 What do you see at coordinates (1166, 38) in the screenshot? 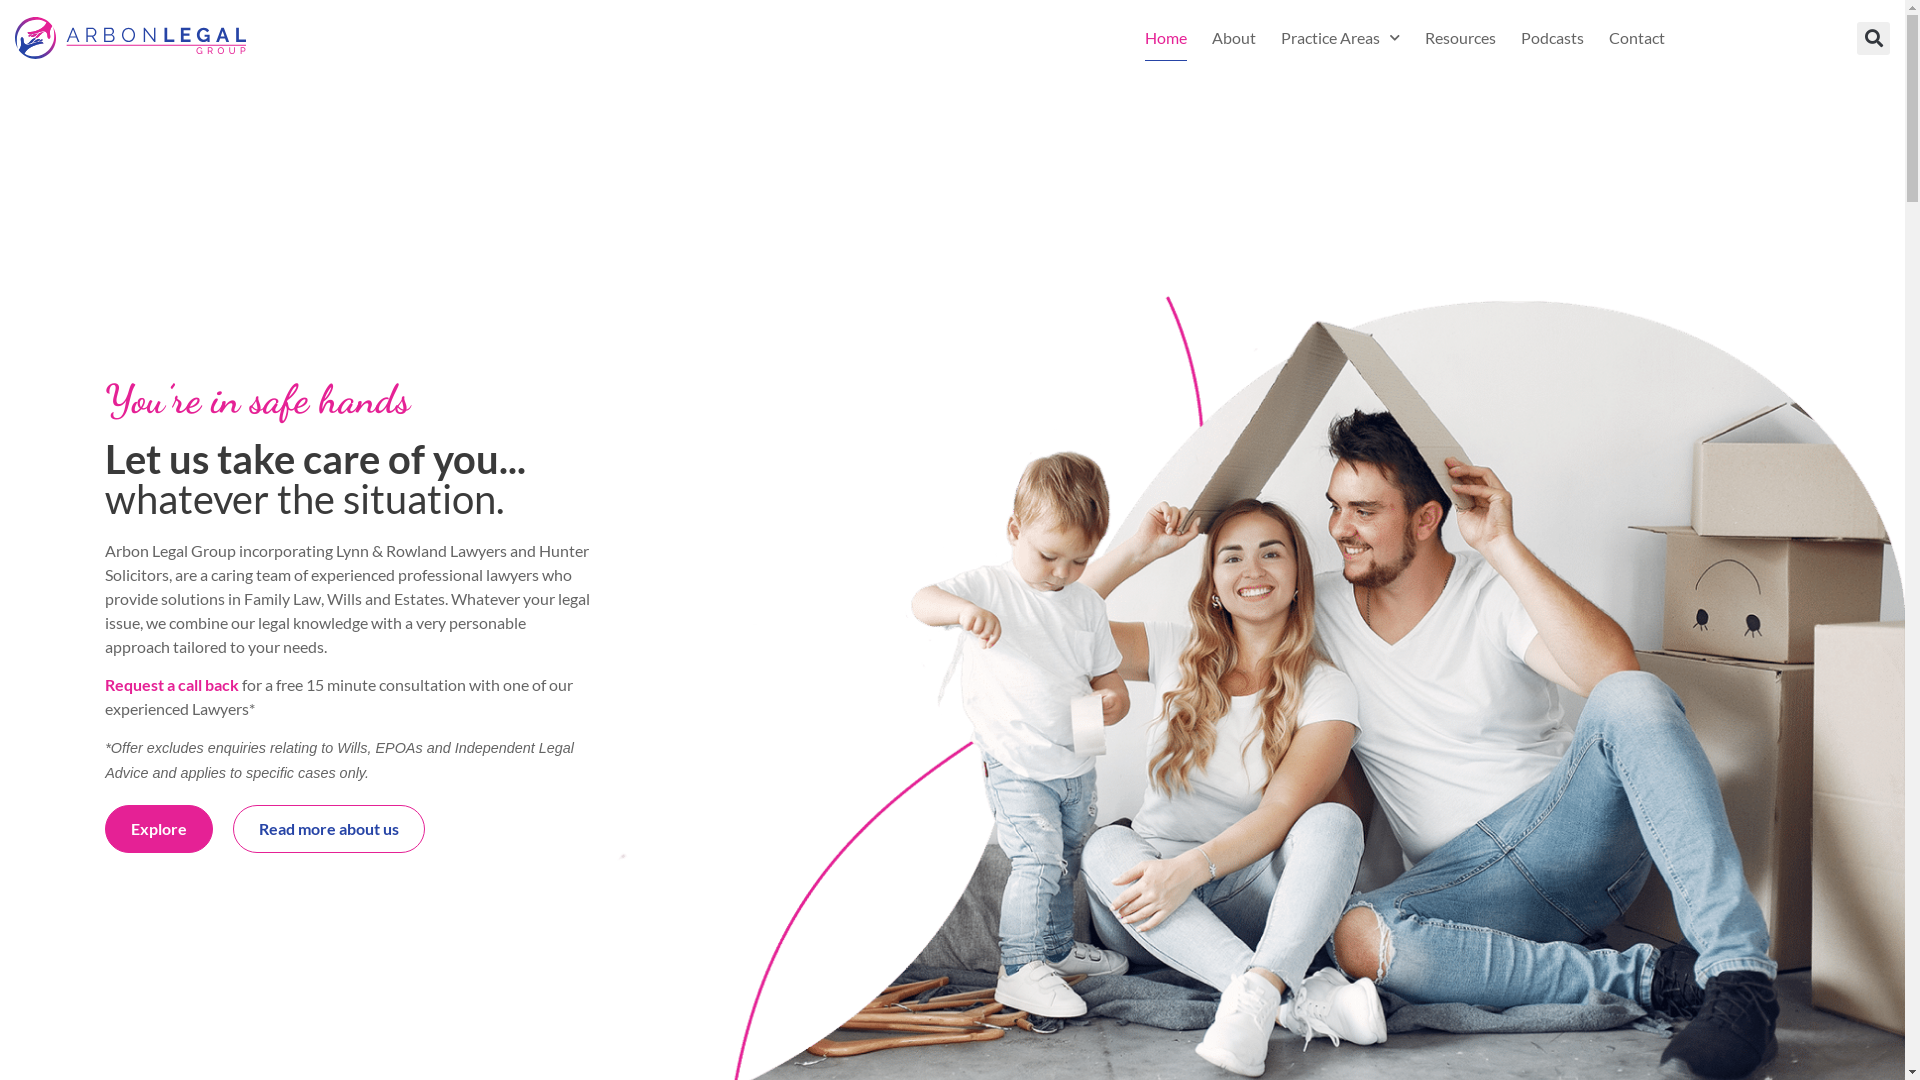
I see `'Home'` at bounding box center [1166, 38].